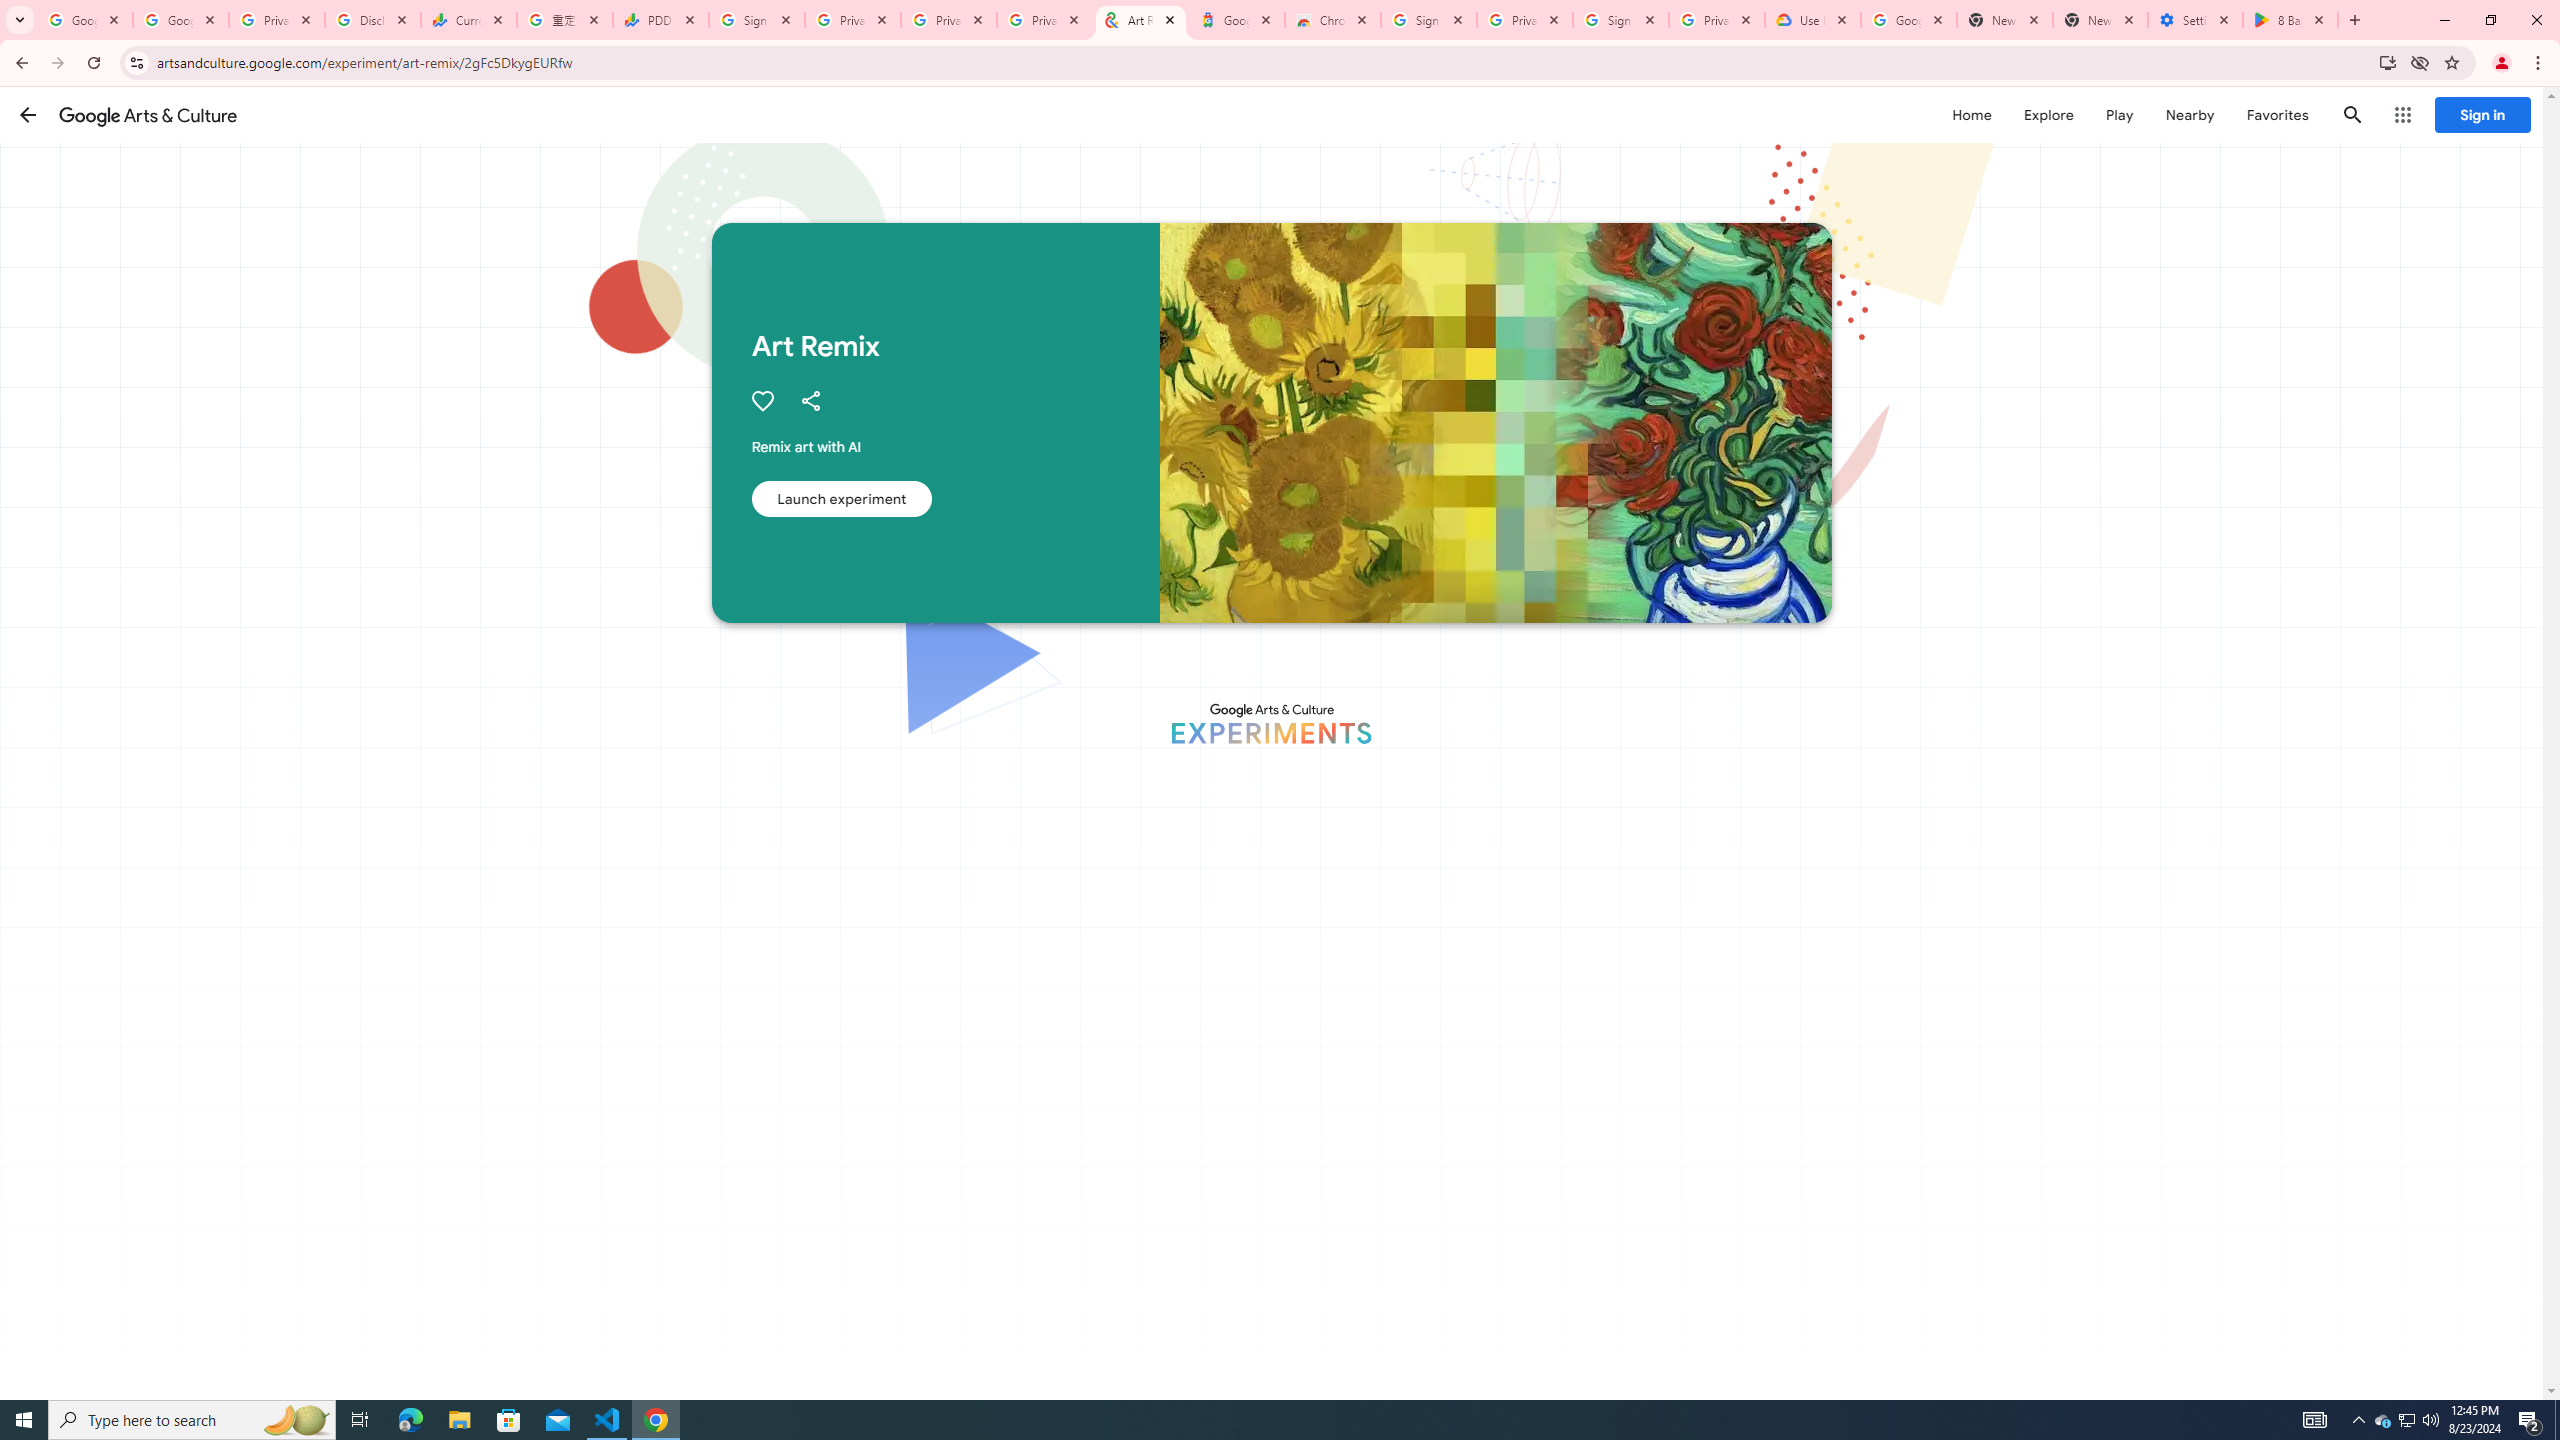  I want to click on 'Authenticate to favorite this asset.', so click(761, 401).